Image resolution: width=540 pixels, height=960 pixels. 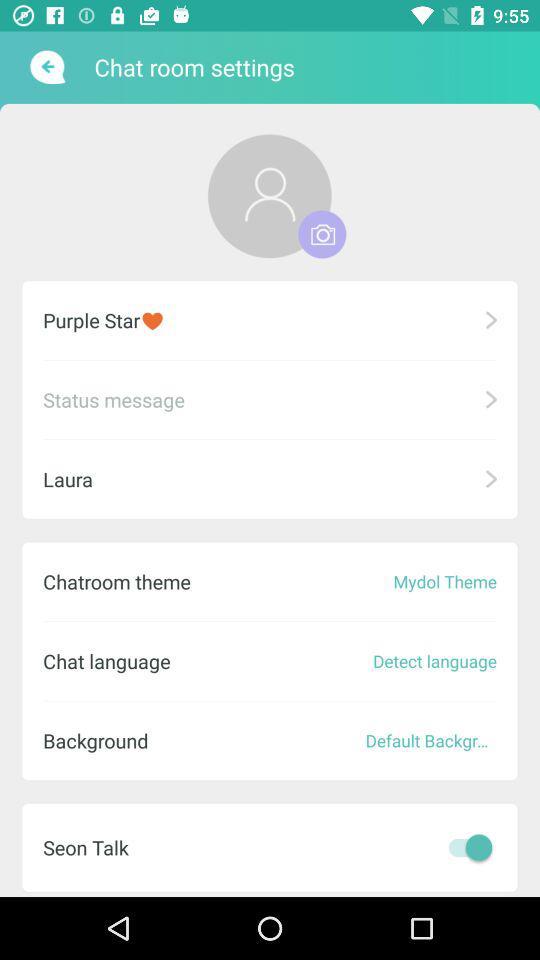 What do you see at coordinates (322, 234) in the screenshot?
I see `profile image` at bounding box center [322, 234].